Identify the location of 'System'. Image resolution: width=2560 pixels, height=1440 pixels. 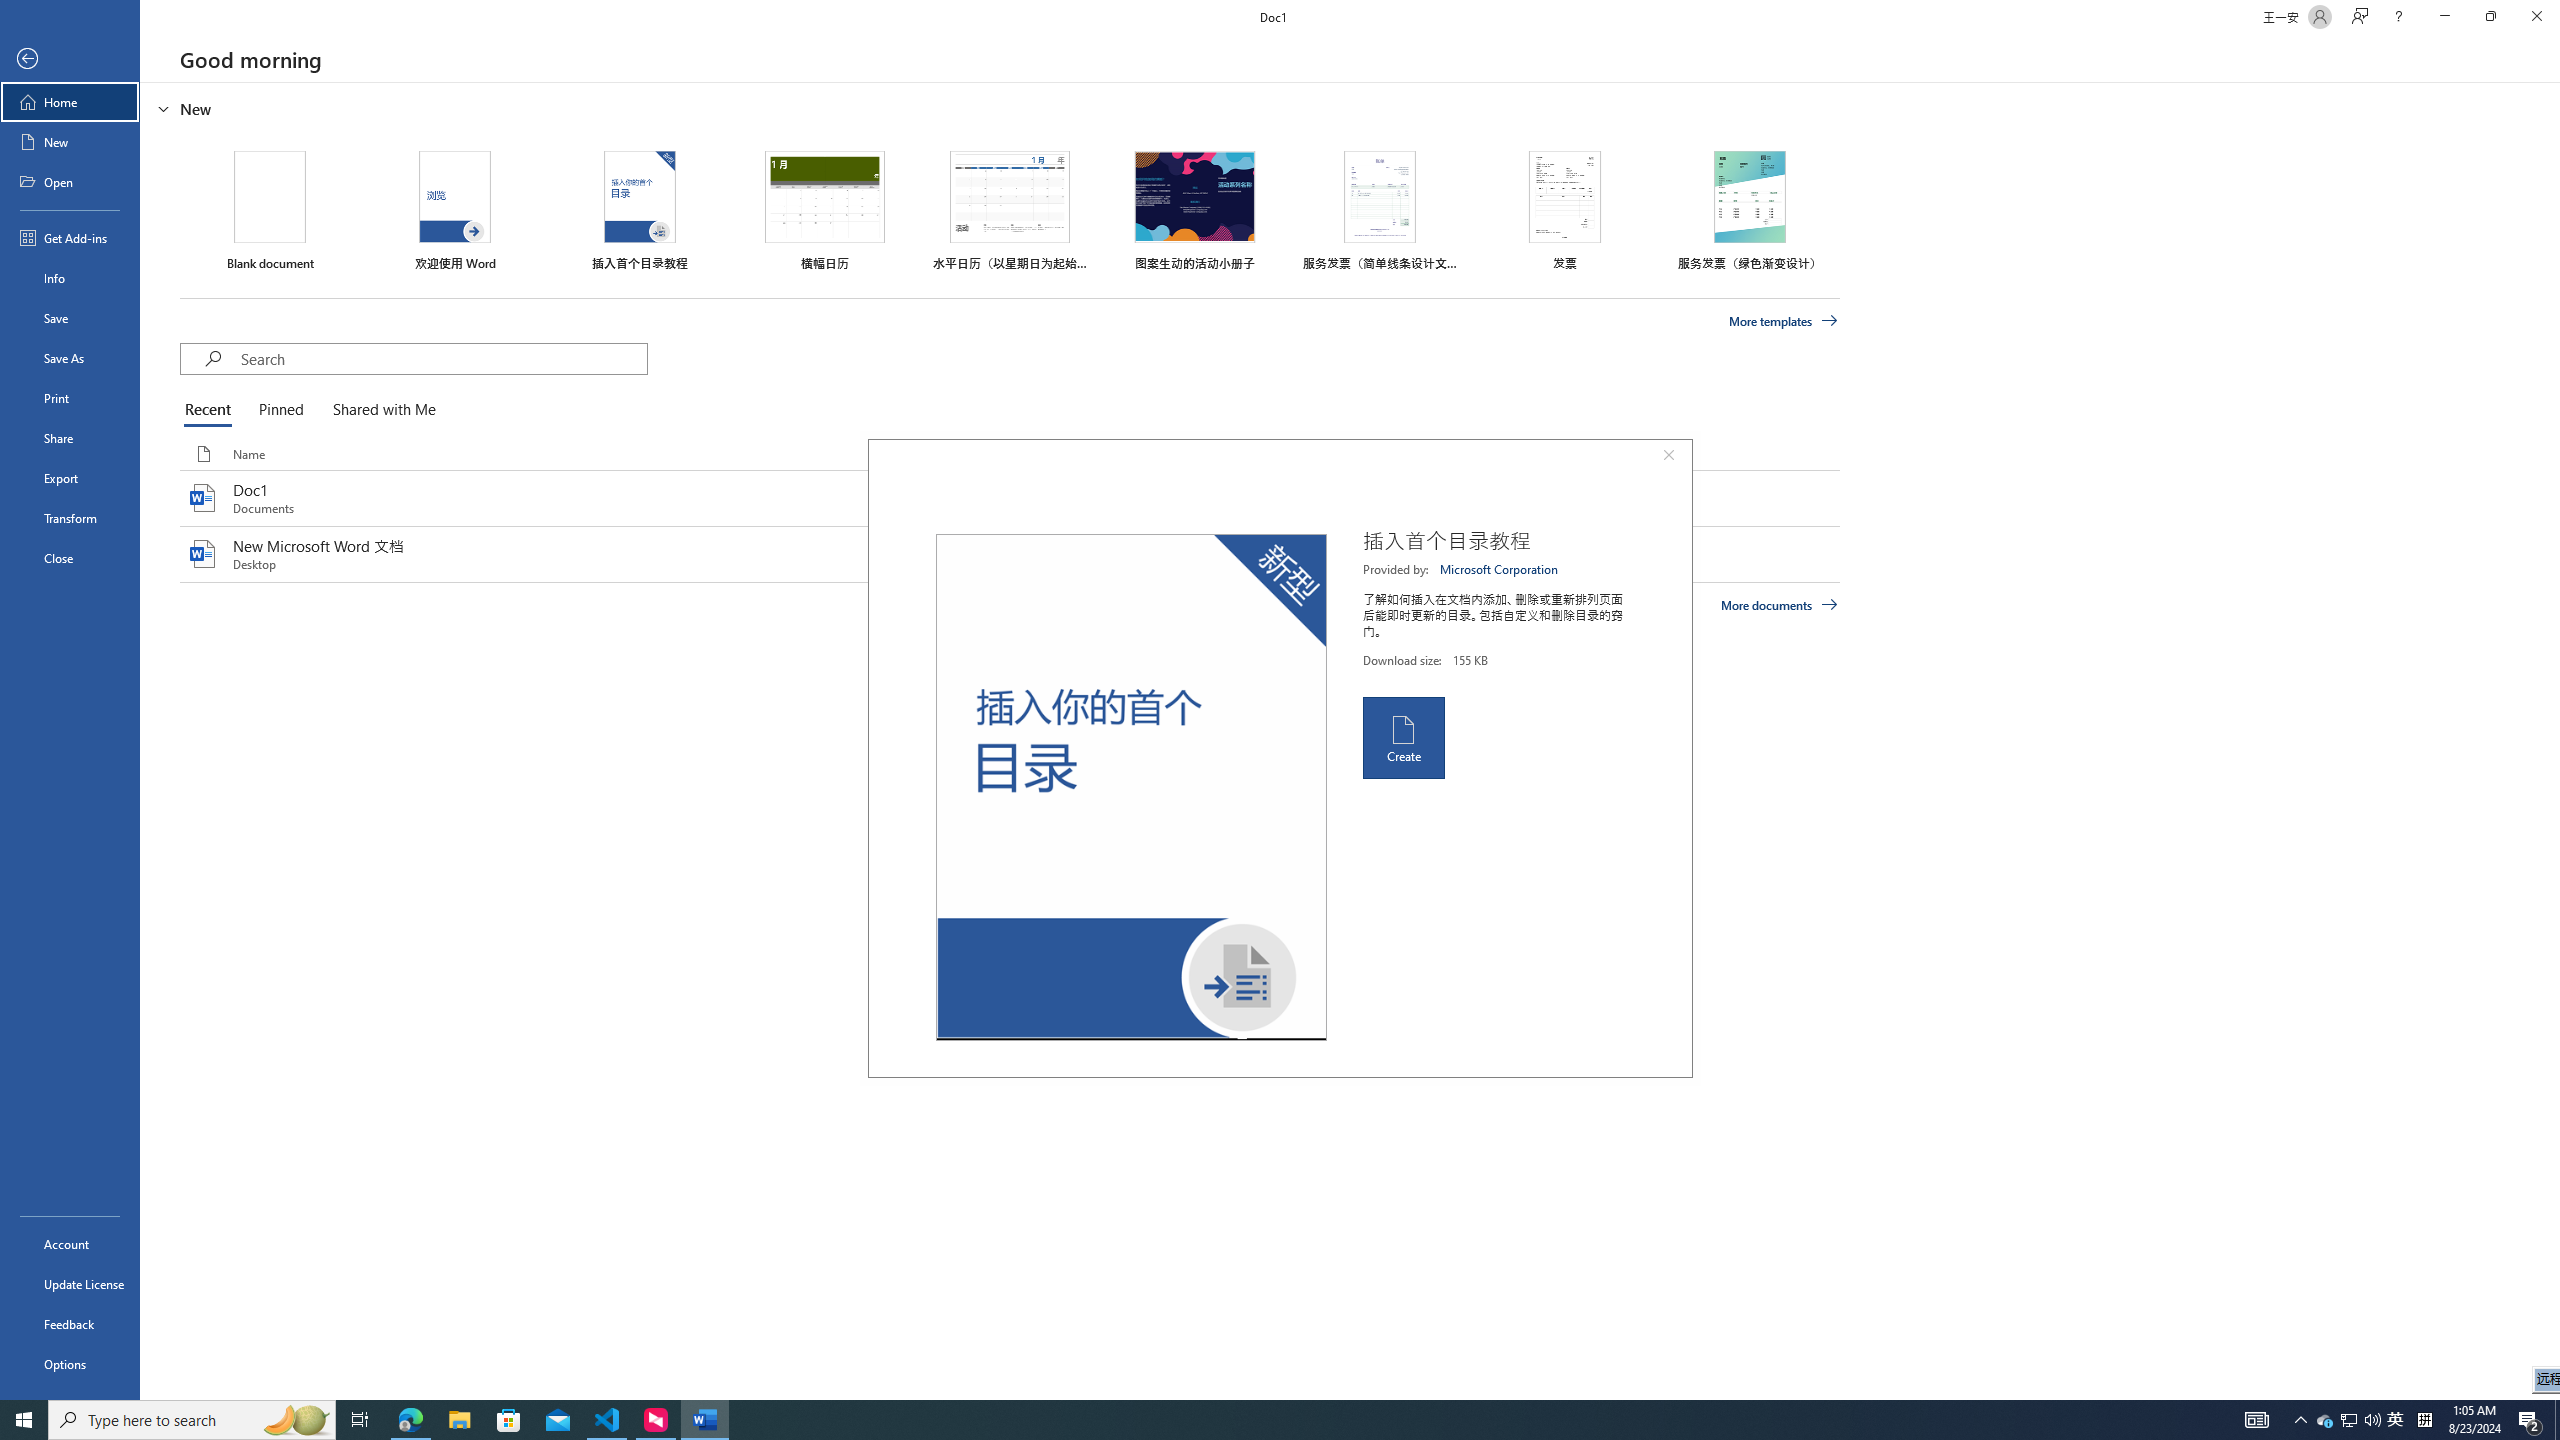
(11, 9).